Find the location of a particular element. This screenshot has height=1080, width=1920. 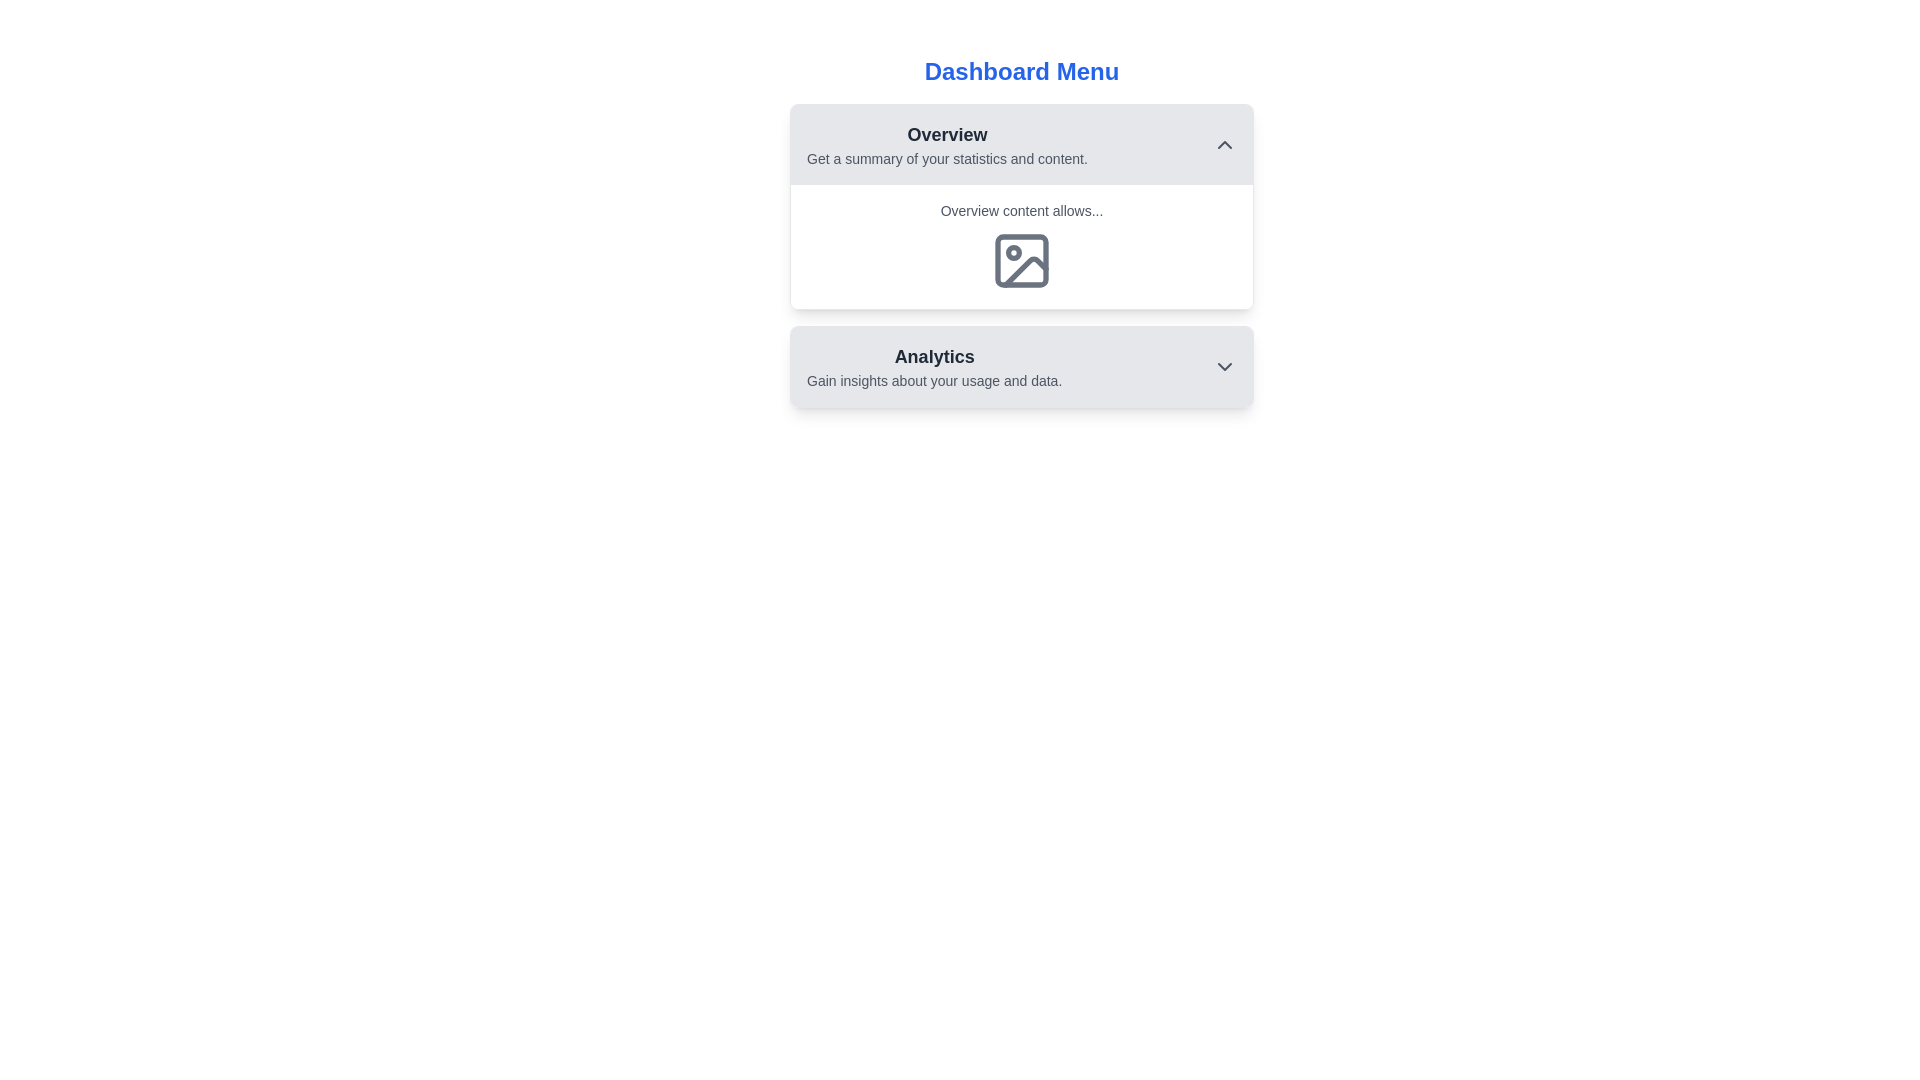

text information from the 'Overview' collapsible section header, which has a light gray background and contains the title 'Overview' in bold black text along with a description about statistics and content is located at coordinates (1022, 144).